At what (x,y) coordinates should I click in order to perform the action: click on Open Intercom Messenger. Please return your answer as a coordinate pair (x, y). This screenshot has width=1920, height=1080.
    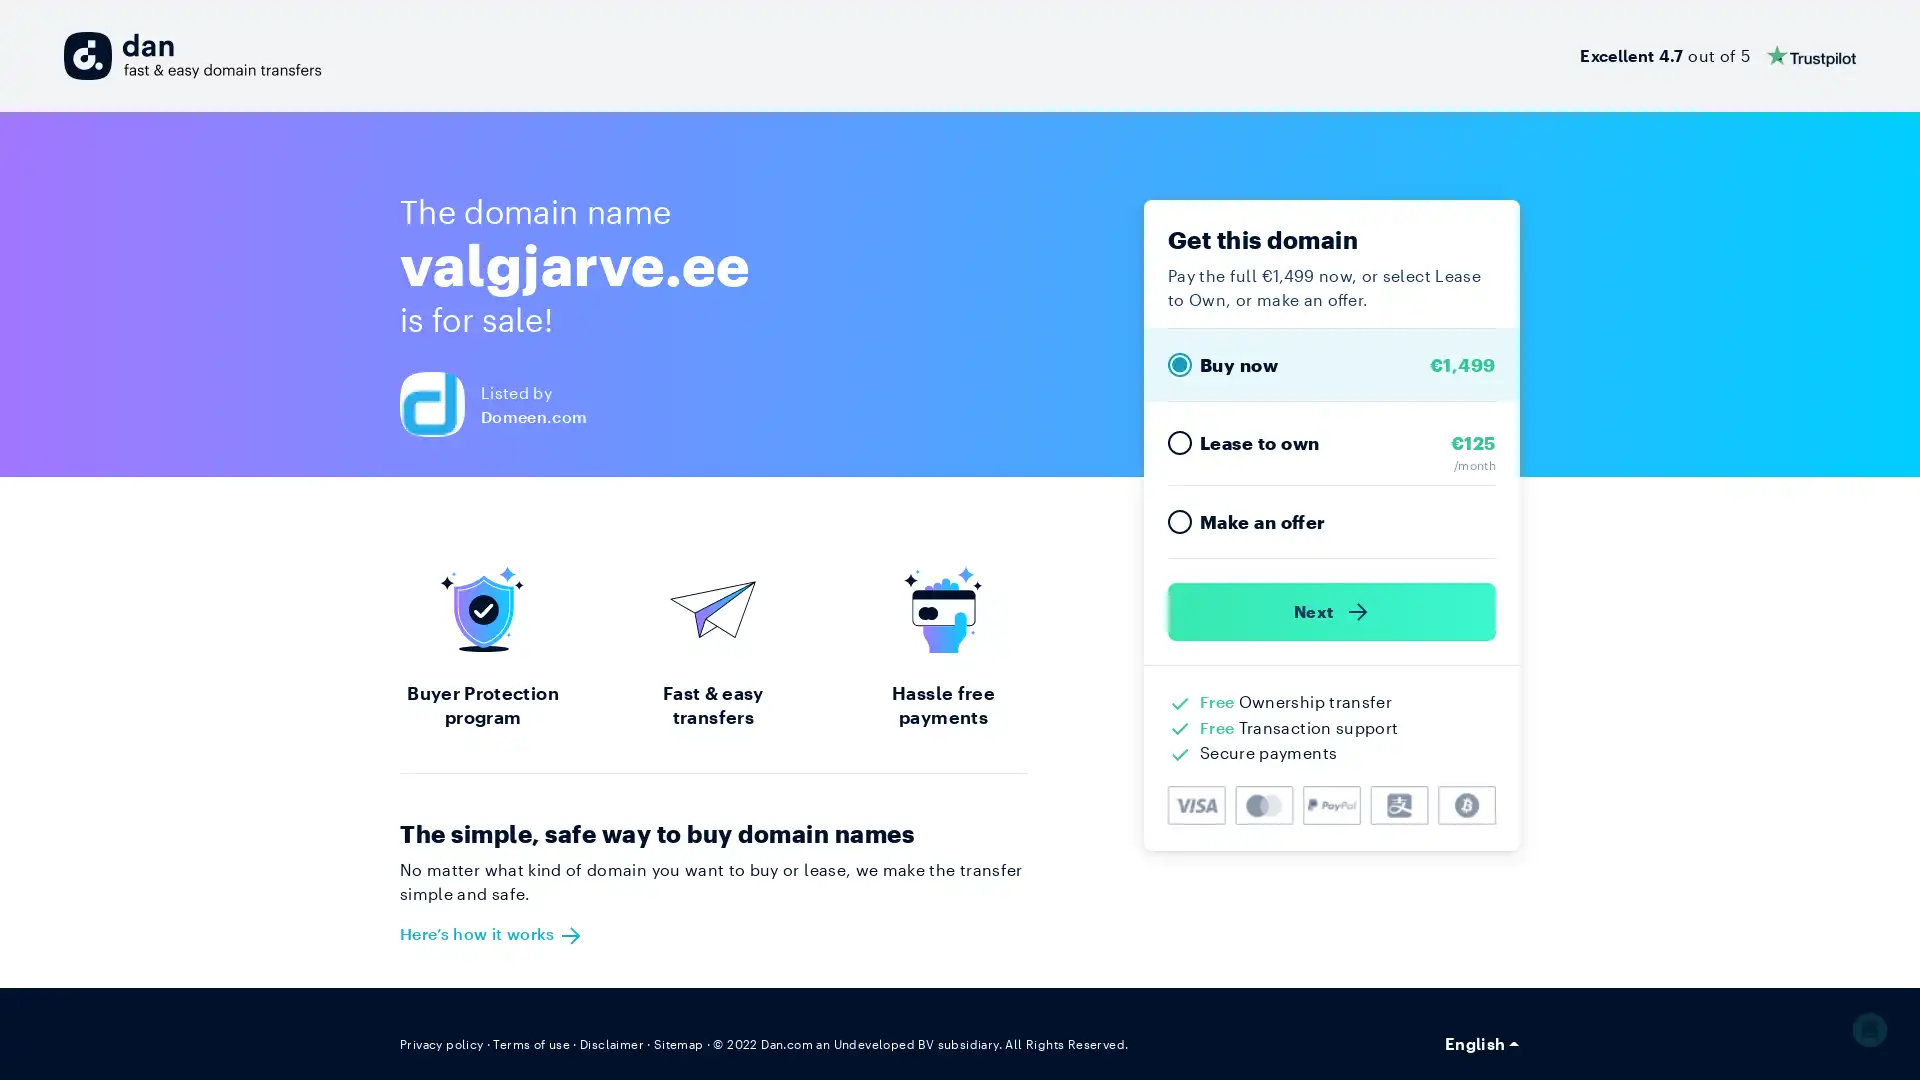
    Looking at the image, I should click on (1869, 1029).